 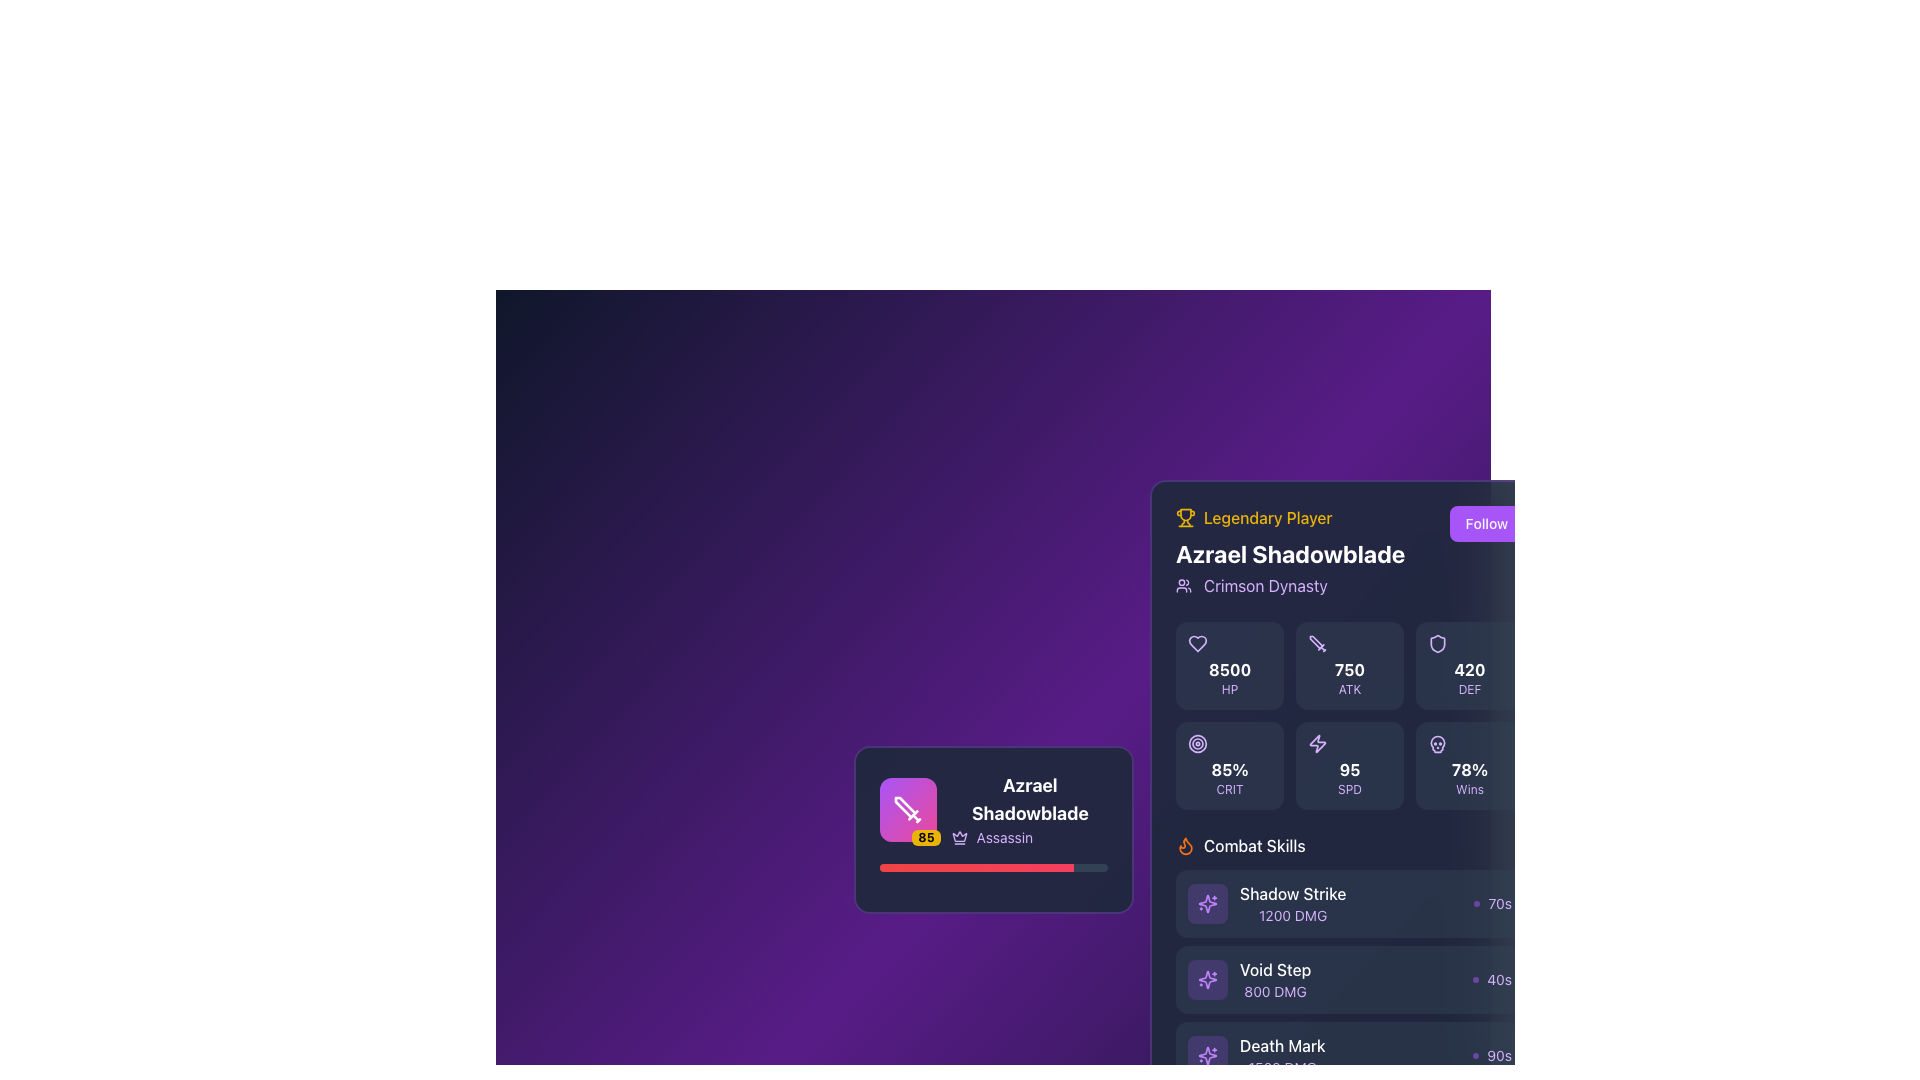 What do you see at coordinates (1282, 1044) in the screenshot?
I see `text label displaying 'Death Mark' with the value '1500 DMG' in the Combat Skills section of the right-side panel` at bounding box center [1282, 1044].